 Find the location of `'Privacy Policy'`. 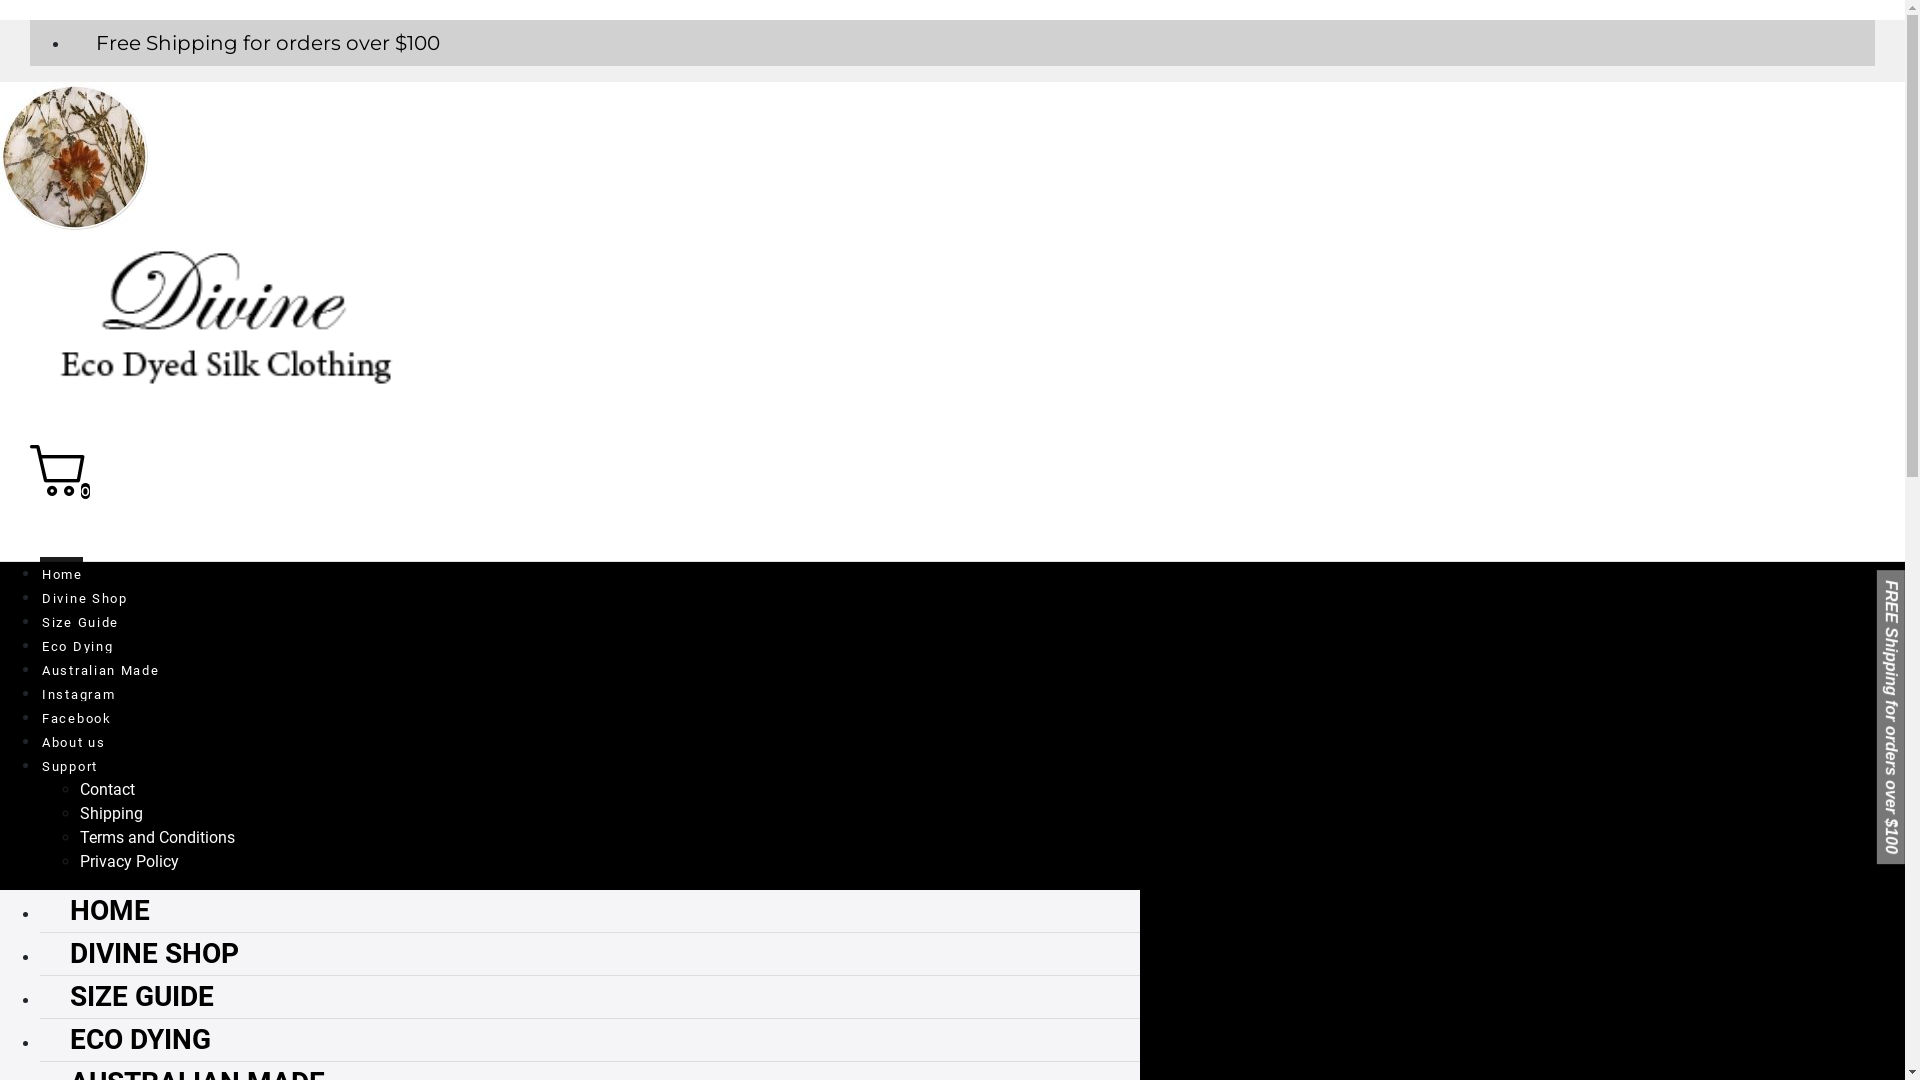

'Privacy Policy' is located at coordinates (128, 860).